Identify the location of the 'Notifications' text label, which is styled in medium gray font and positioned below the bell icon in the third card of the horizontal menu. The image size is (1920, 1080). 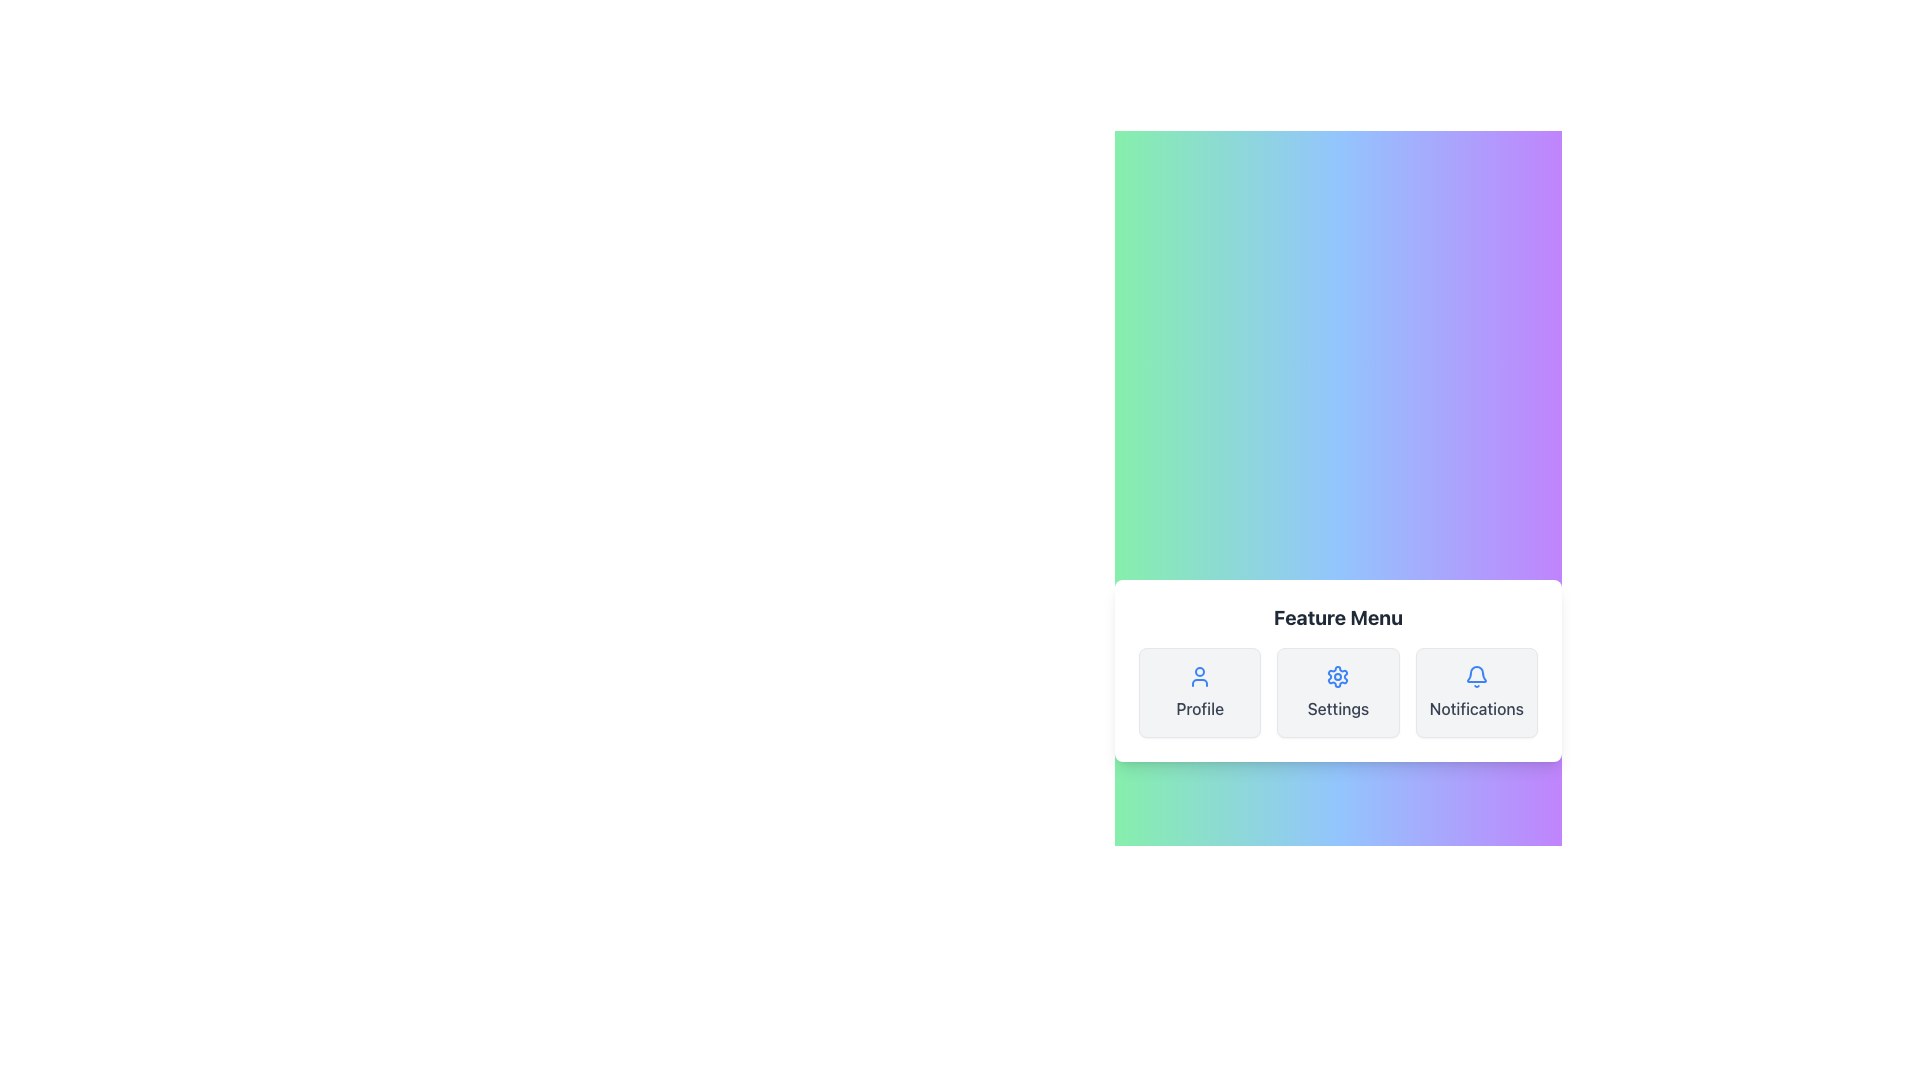
(1476, 708).